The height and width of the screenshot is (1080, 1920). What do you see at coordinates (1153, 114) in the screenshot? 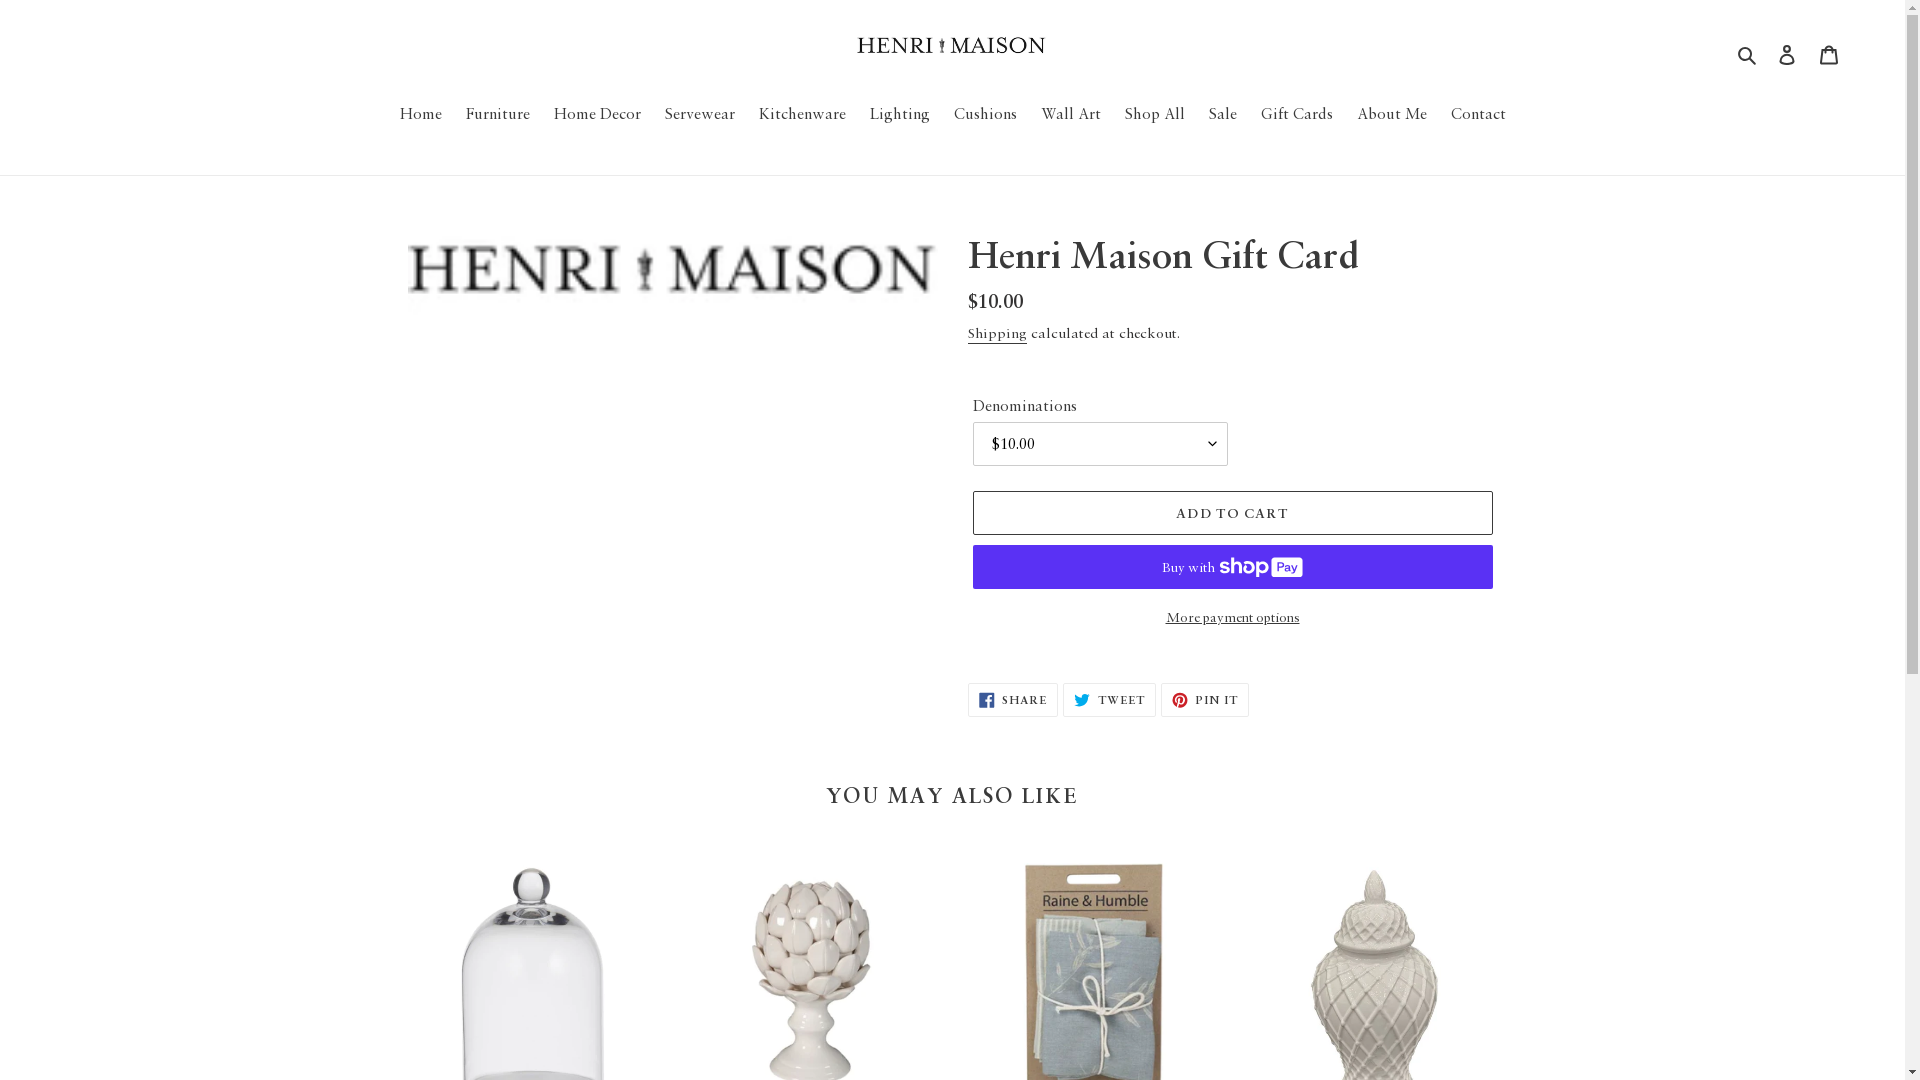
I see `'Shop All'` at bounding box center [1153, 114].